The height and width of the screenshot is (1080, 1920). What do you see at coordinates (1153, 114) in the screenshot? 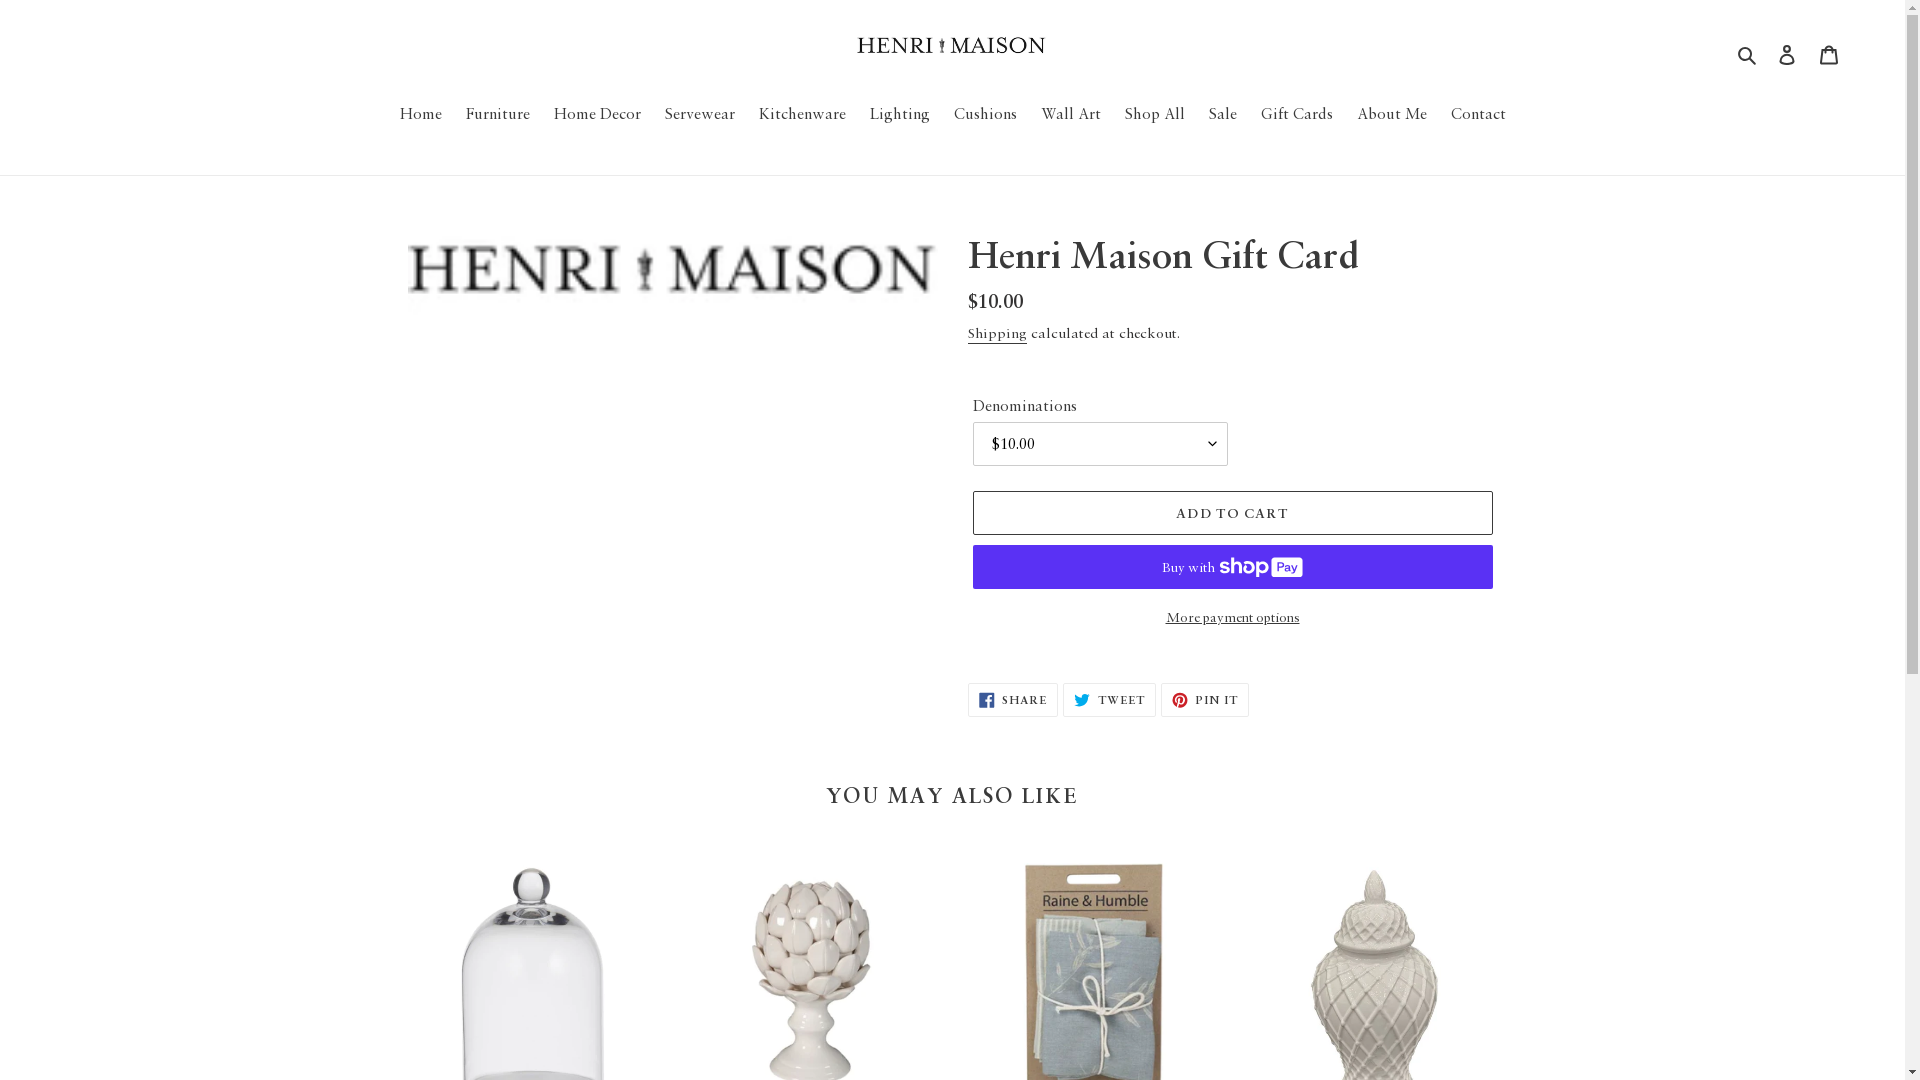
I see `'Shop All'` at bounding box center [1153, 114].